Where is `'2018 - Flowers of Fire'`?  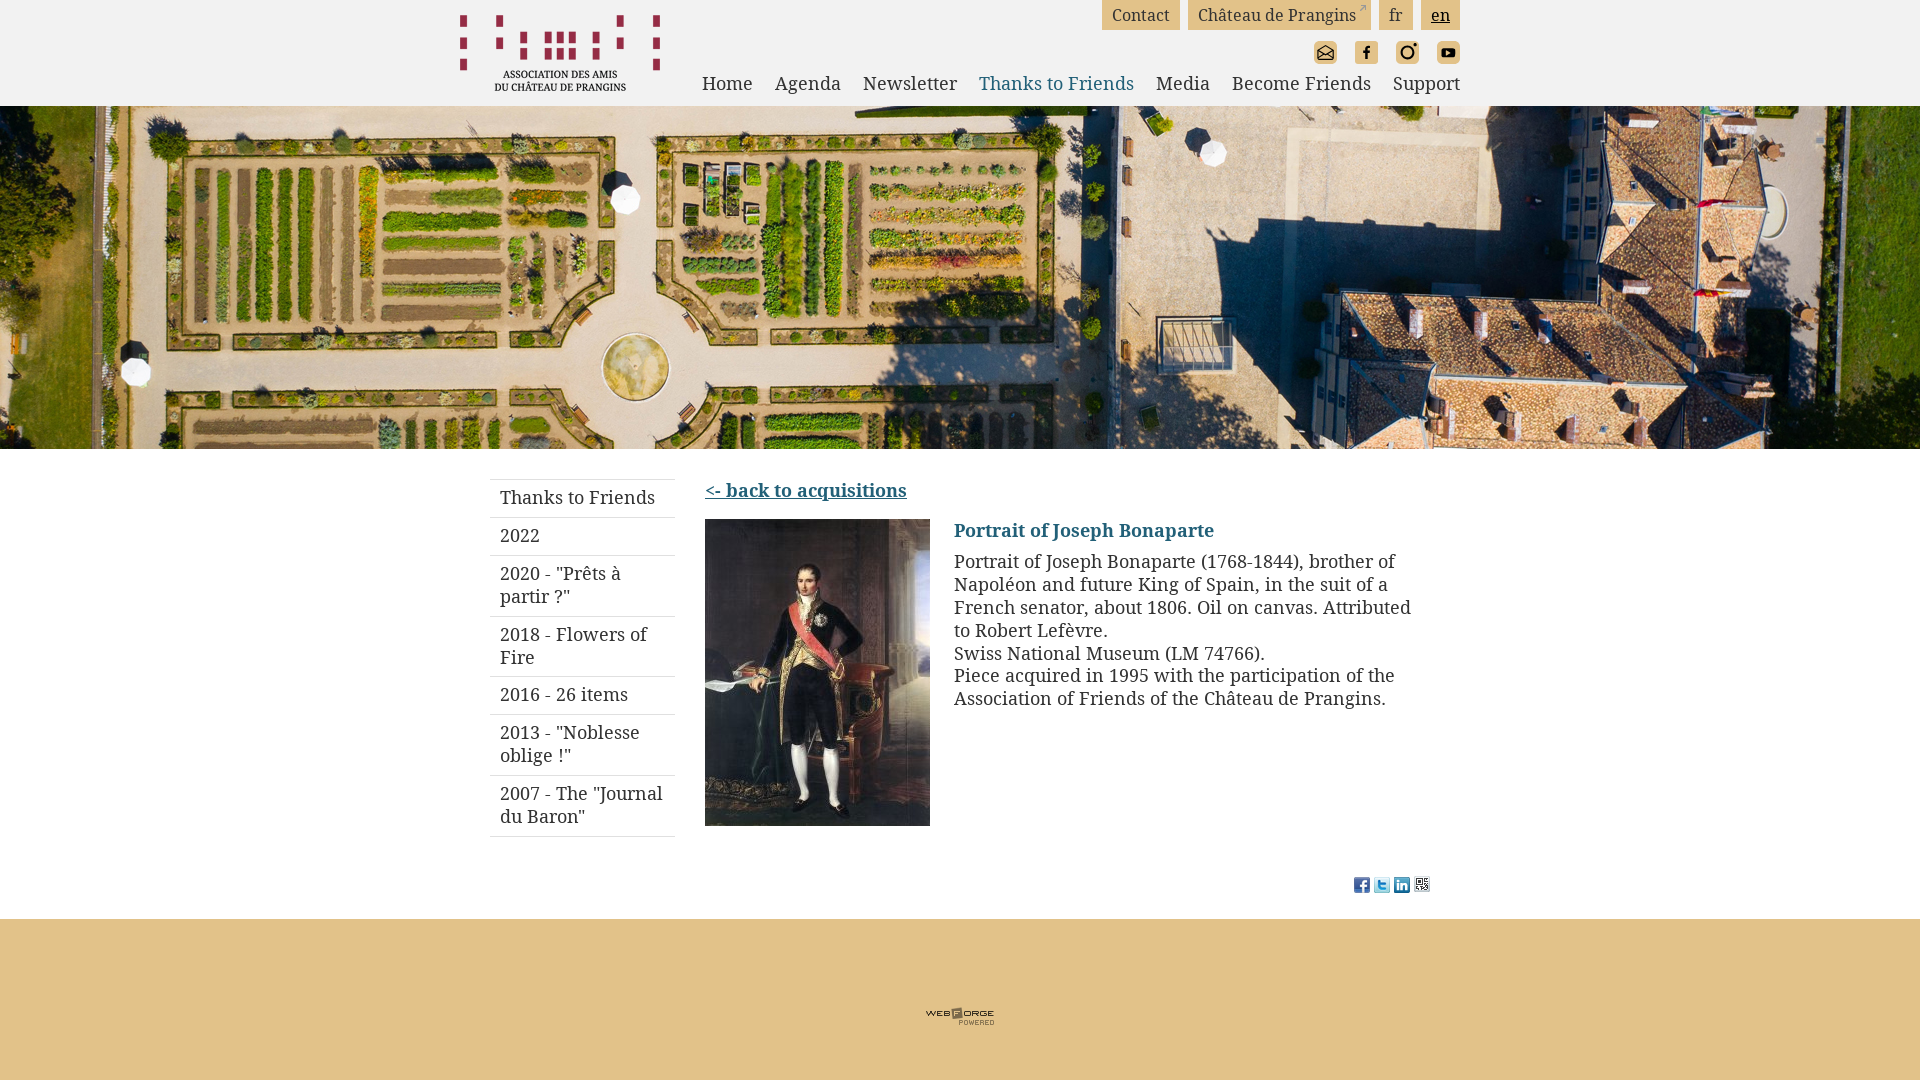 '2018 - Flowers of Fire' is located at coordinates (581, 646).